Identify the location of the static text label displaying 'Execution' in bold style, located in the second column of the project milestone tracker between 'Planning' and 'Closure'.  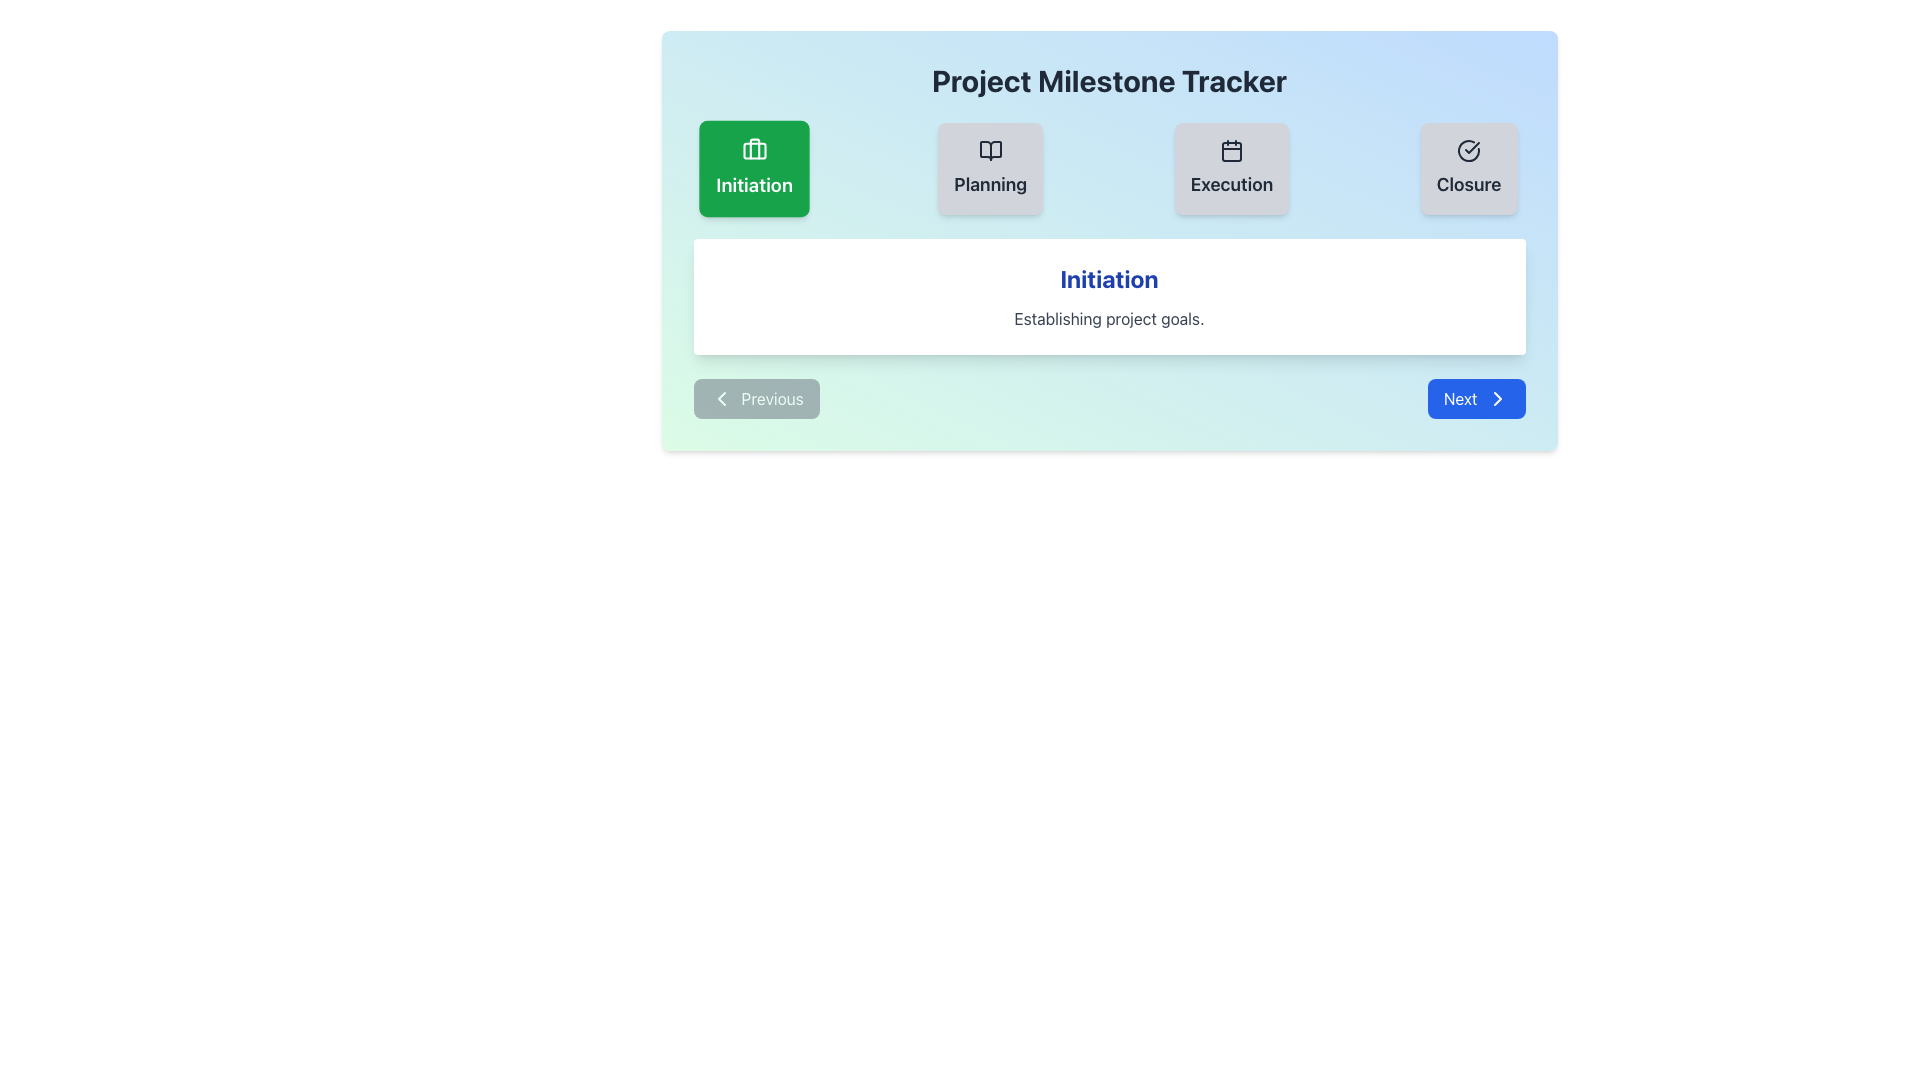
(1230, 185).